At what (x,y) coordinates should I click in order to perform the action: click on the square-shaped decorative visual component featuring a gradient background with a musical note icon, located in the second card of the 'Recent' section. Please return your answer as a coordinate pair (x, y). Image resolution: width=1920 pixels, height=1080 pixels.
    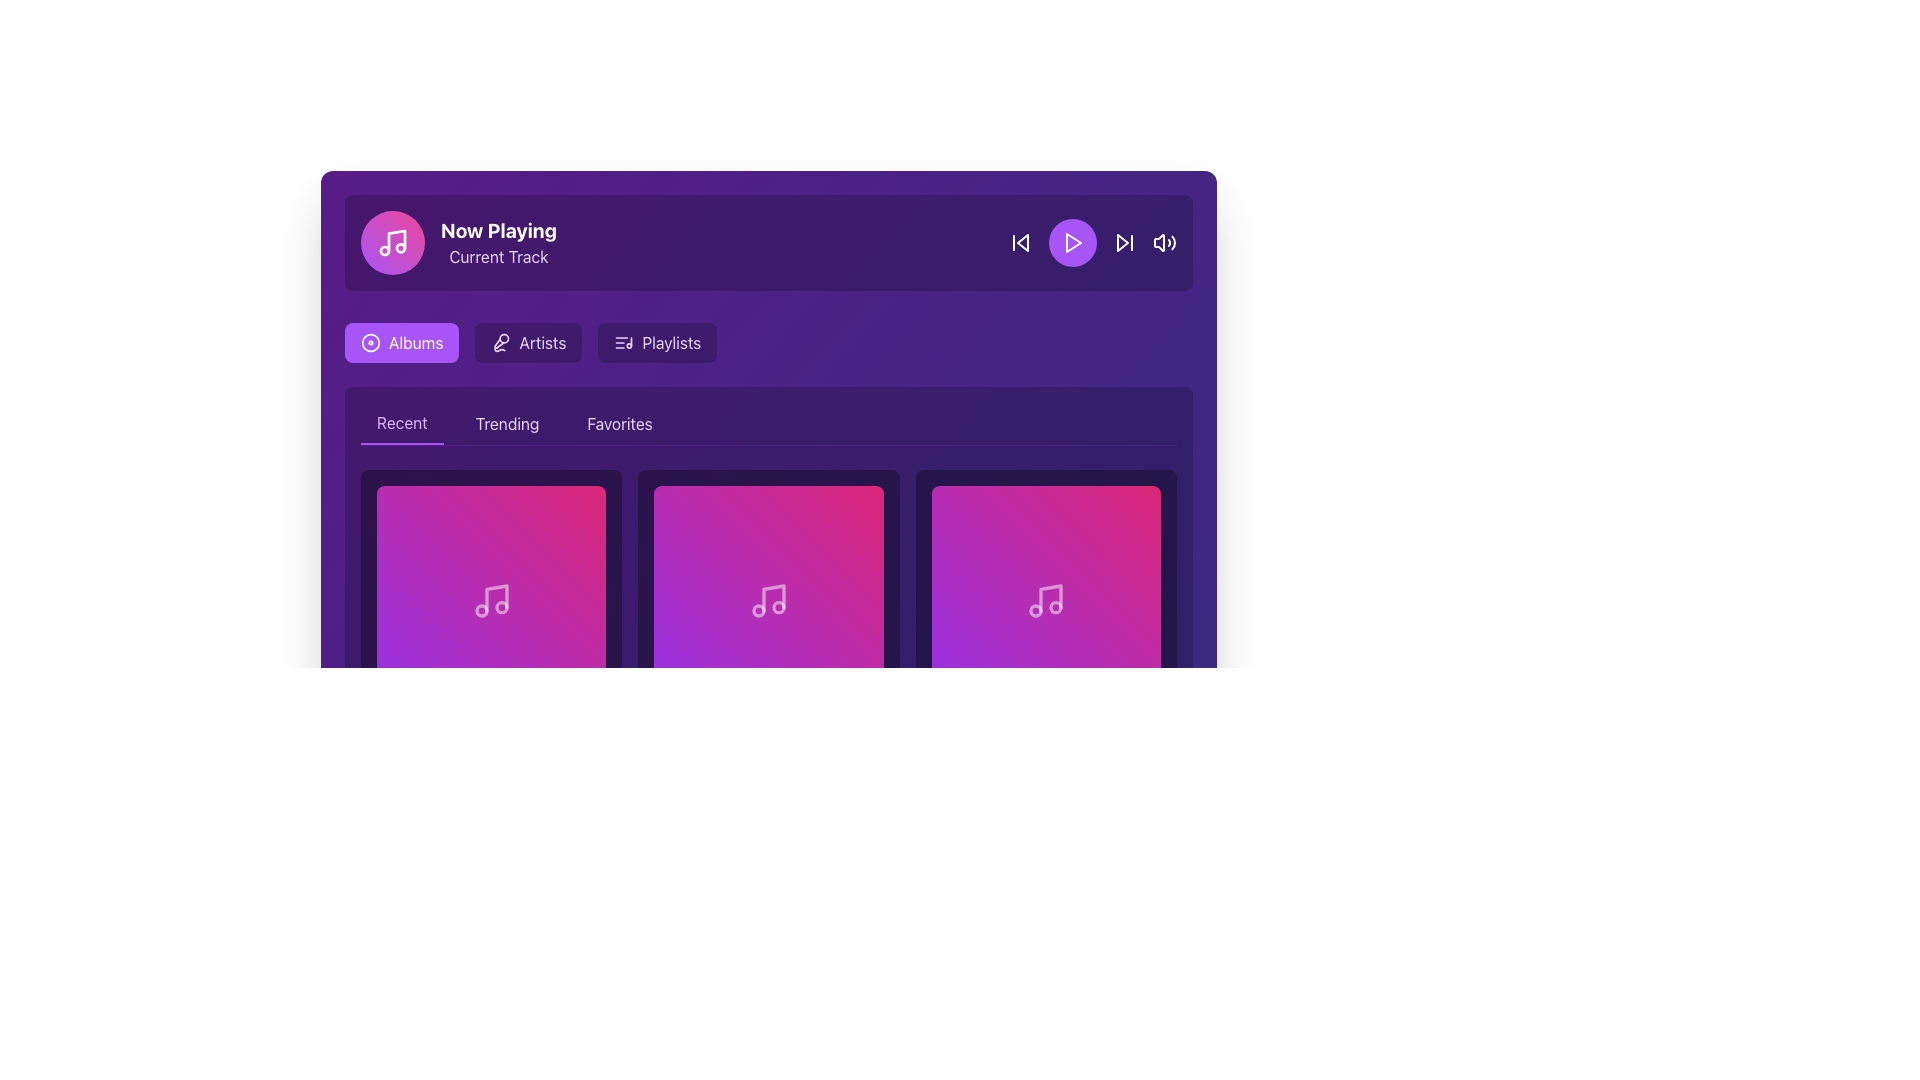
    Looking at the image, I should click on (1045, 599).